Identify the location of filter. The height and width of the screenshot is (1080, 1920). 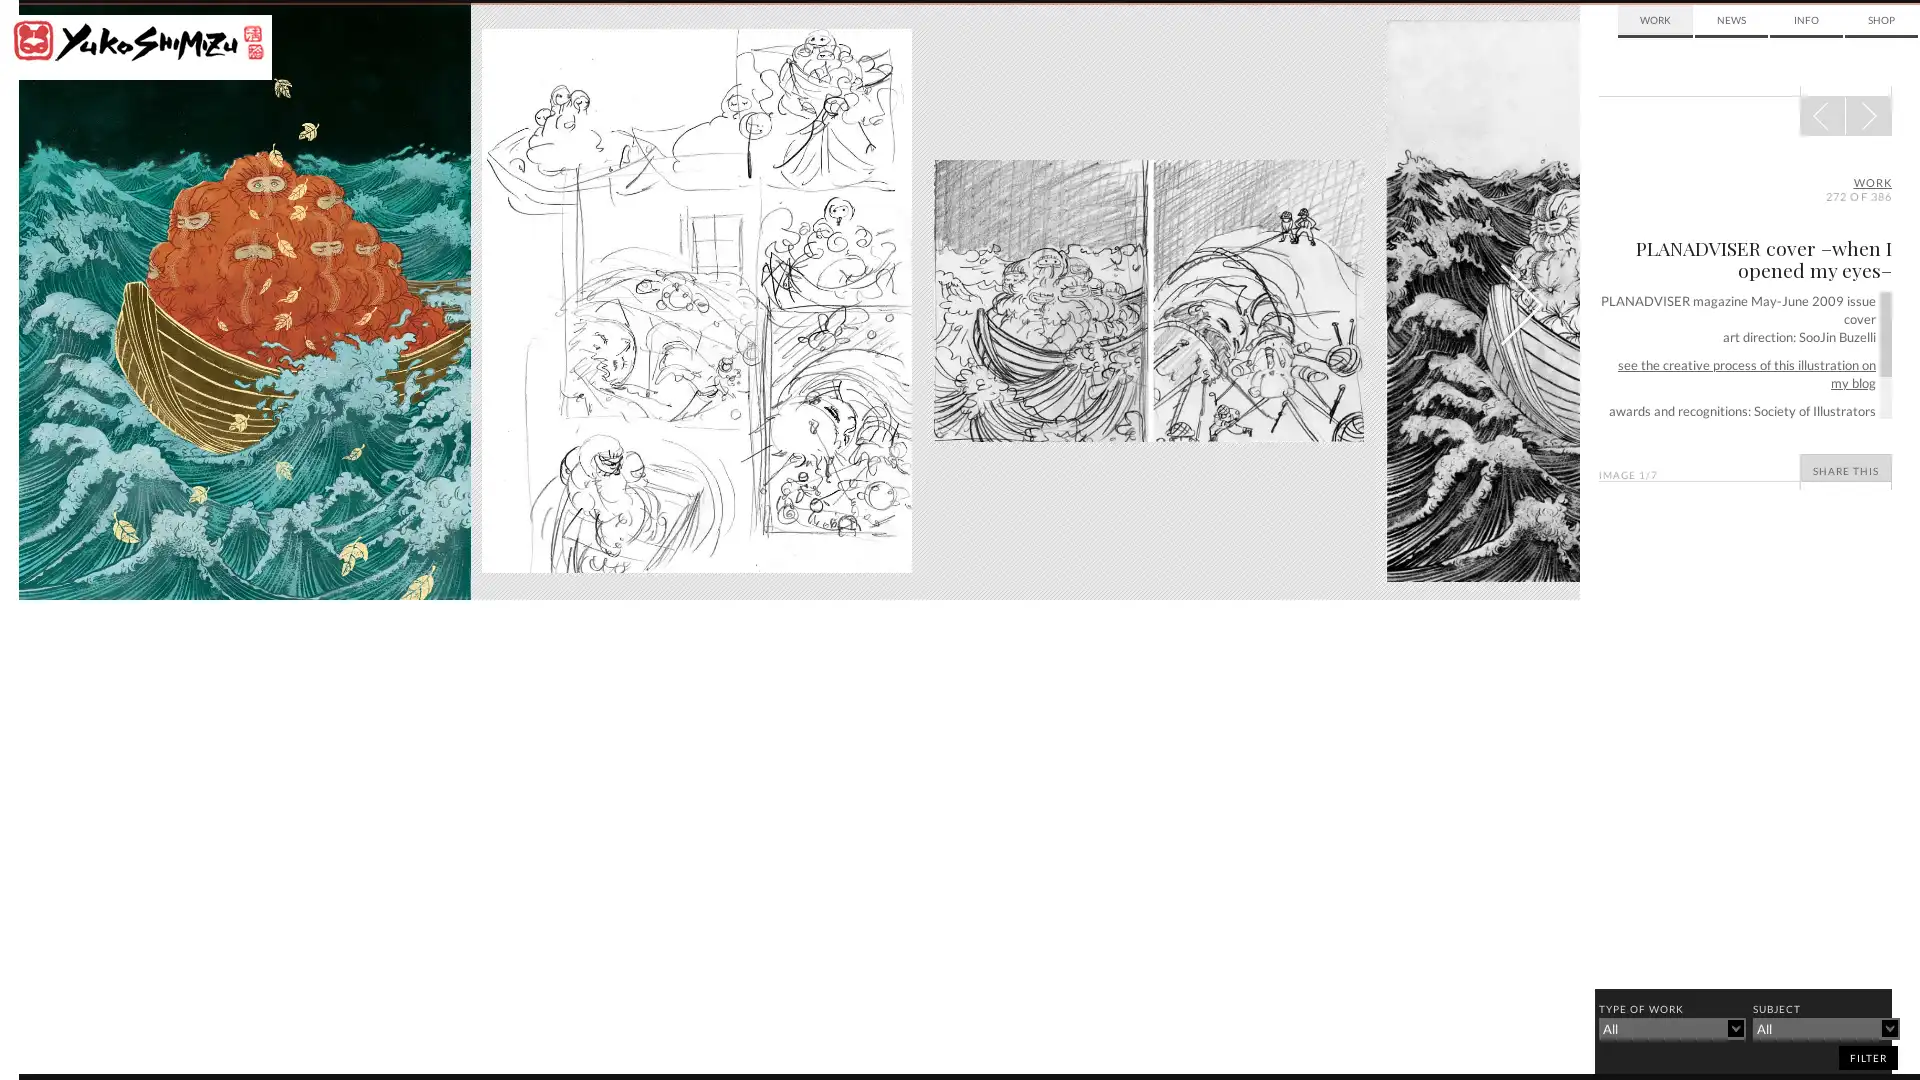
(1867, 1055).